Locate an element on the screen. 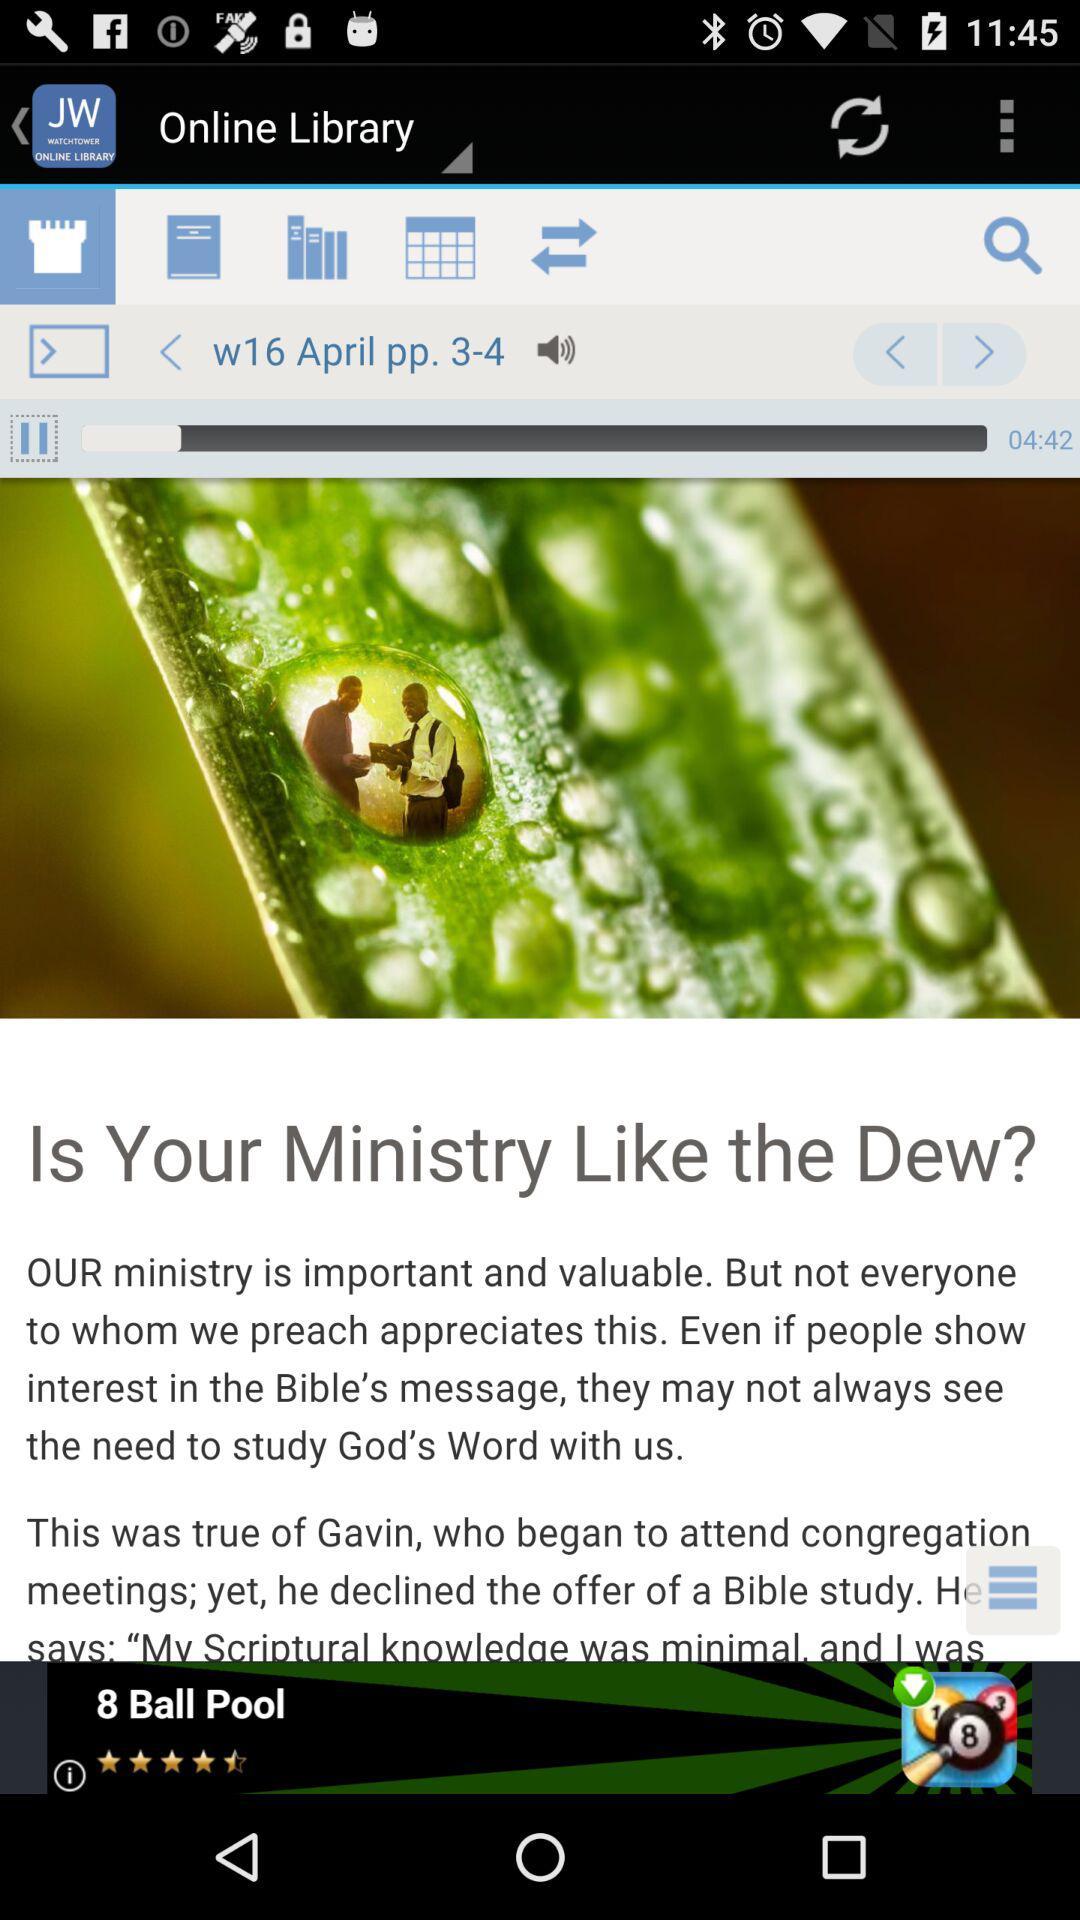 Image resolution: width=1080 pixels, height=1920 pixels. view advertisements is located at coordinates (538, 1727).